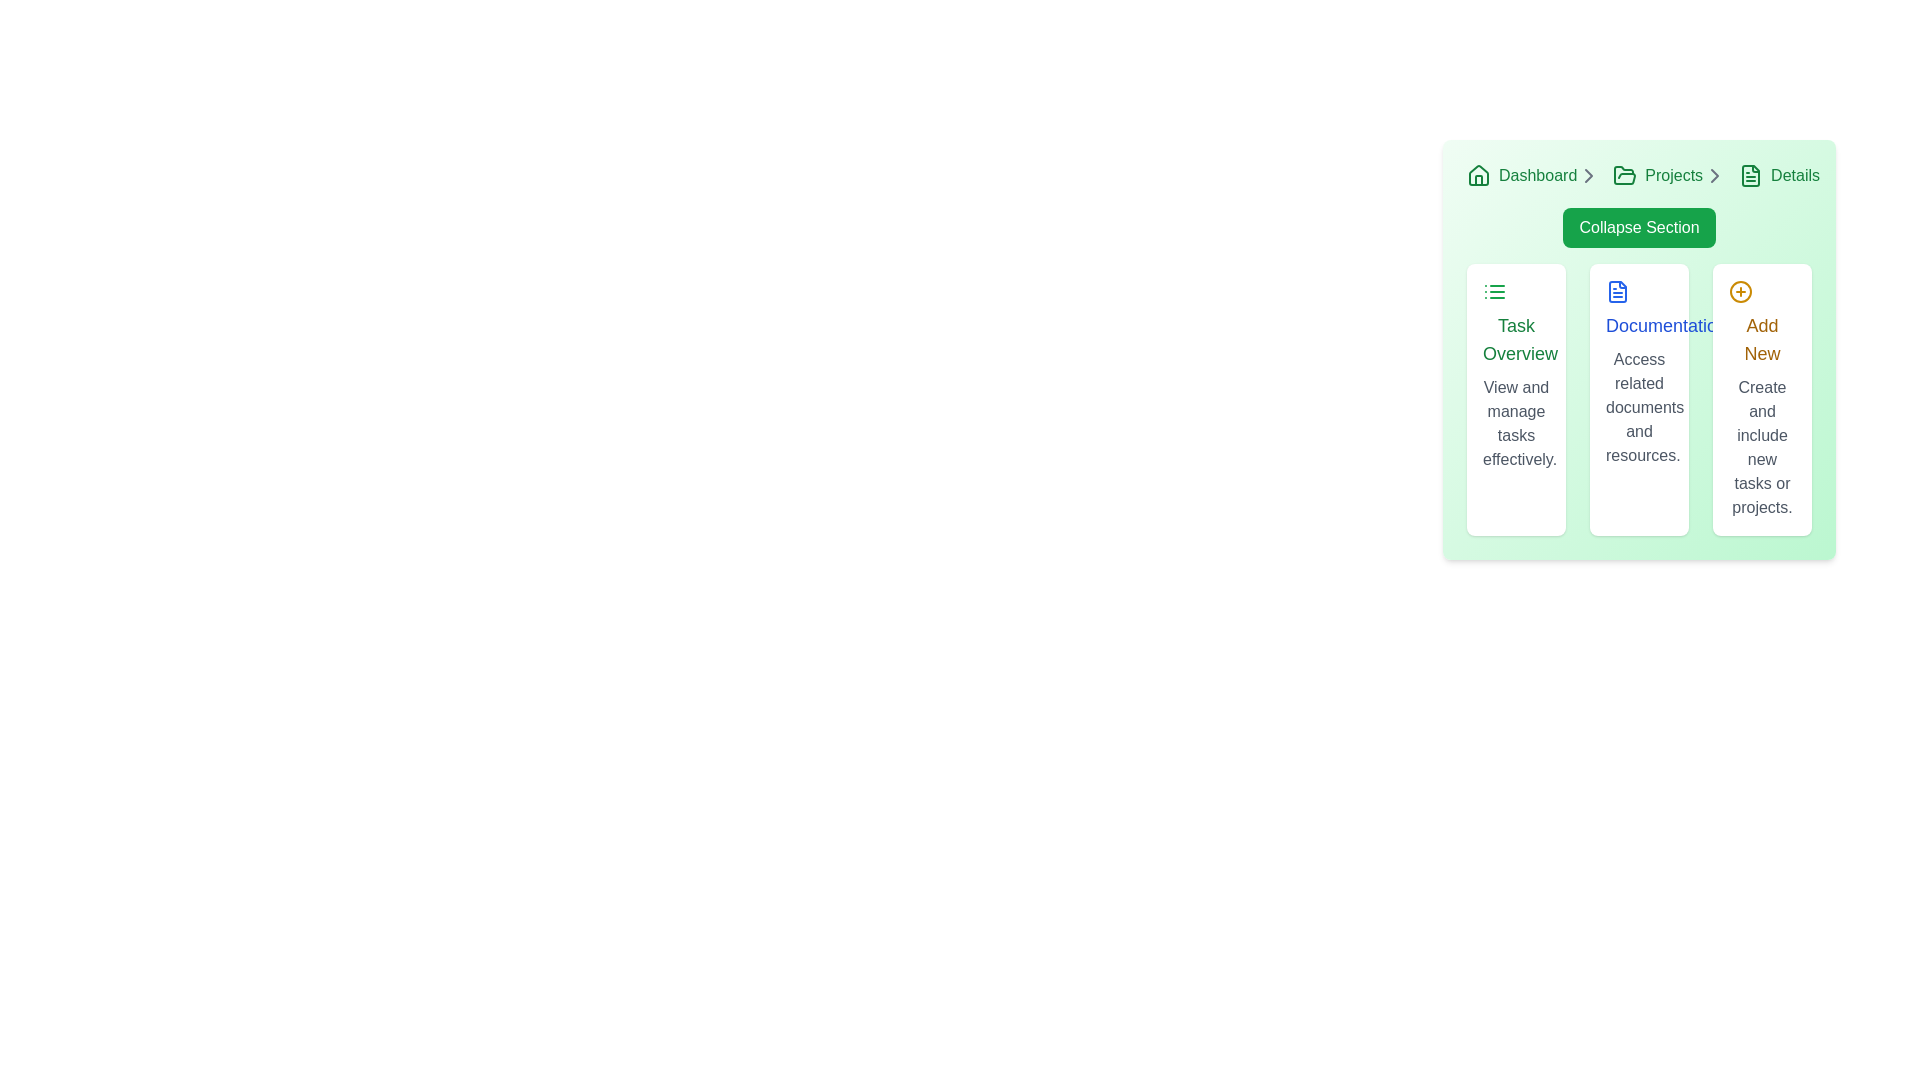 This screenshot has width=1920, height=1080. What do you see at coordinates (1625, 173) in the screenshot?
I see `the folder icon in the breadcrumb navigation bar` at bounding box center [1625, 173].